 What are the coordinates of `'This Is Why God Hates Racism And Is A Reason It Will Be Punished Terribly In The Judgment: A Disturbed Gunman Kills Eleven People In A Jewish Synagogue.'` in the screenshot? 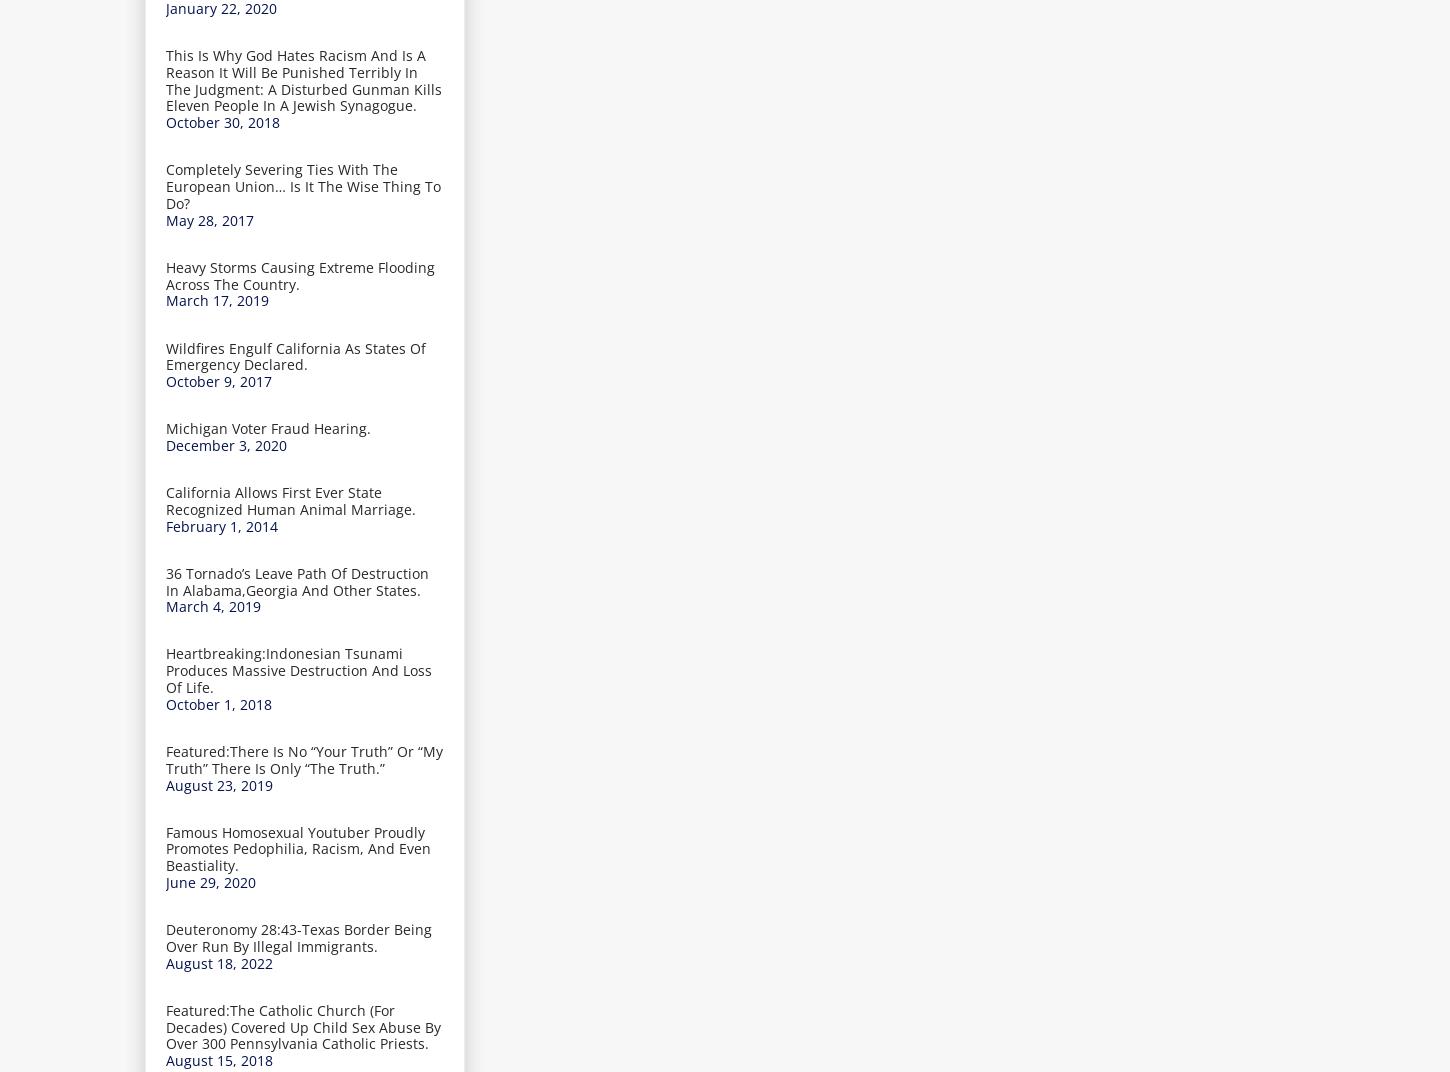 It's located at (304, 80).